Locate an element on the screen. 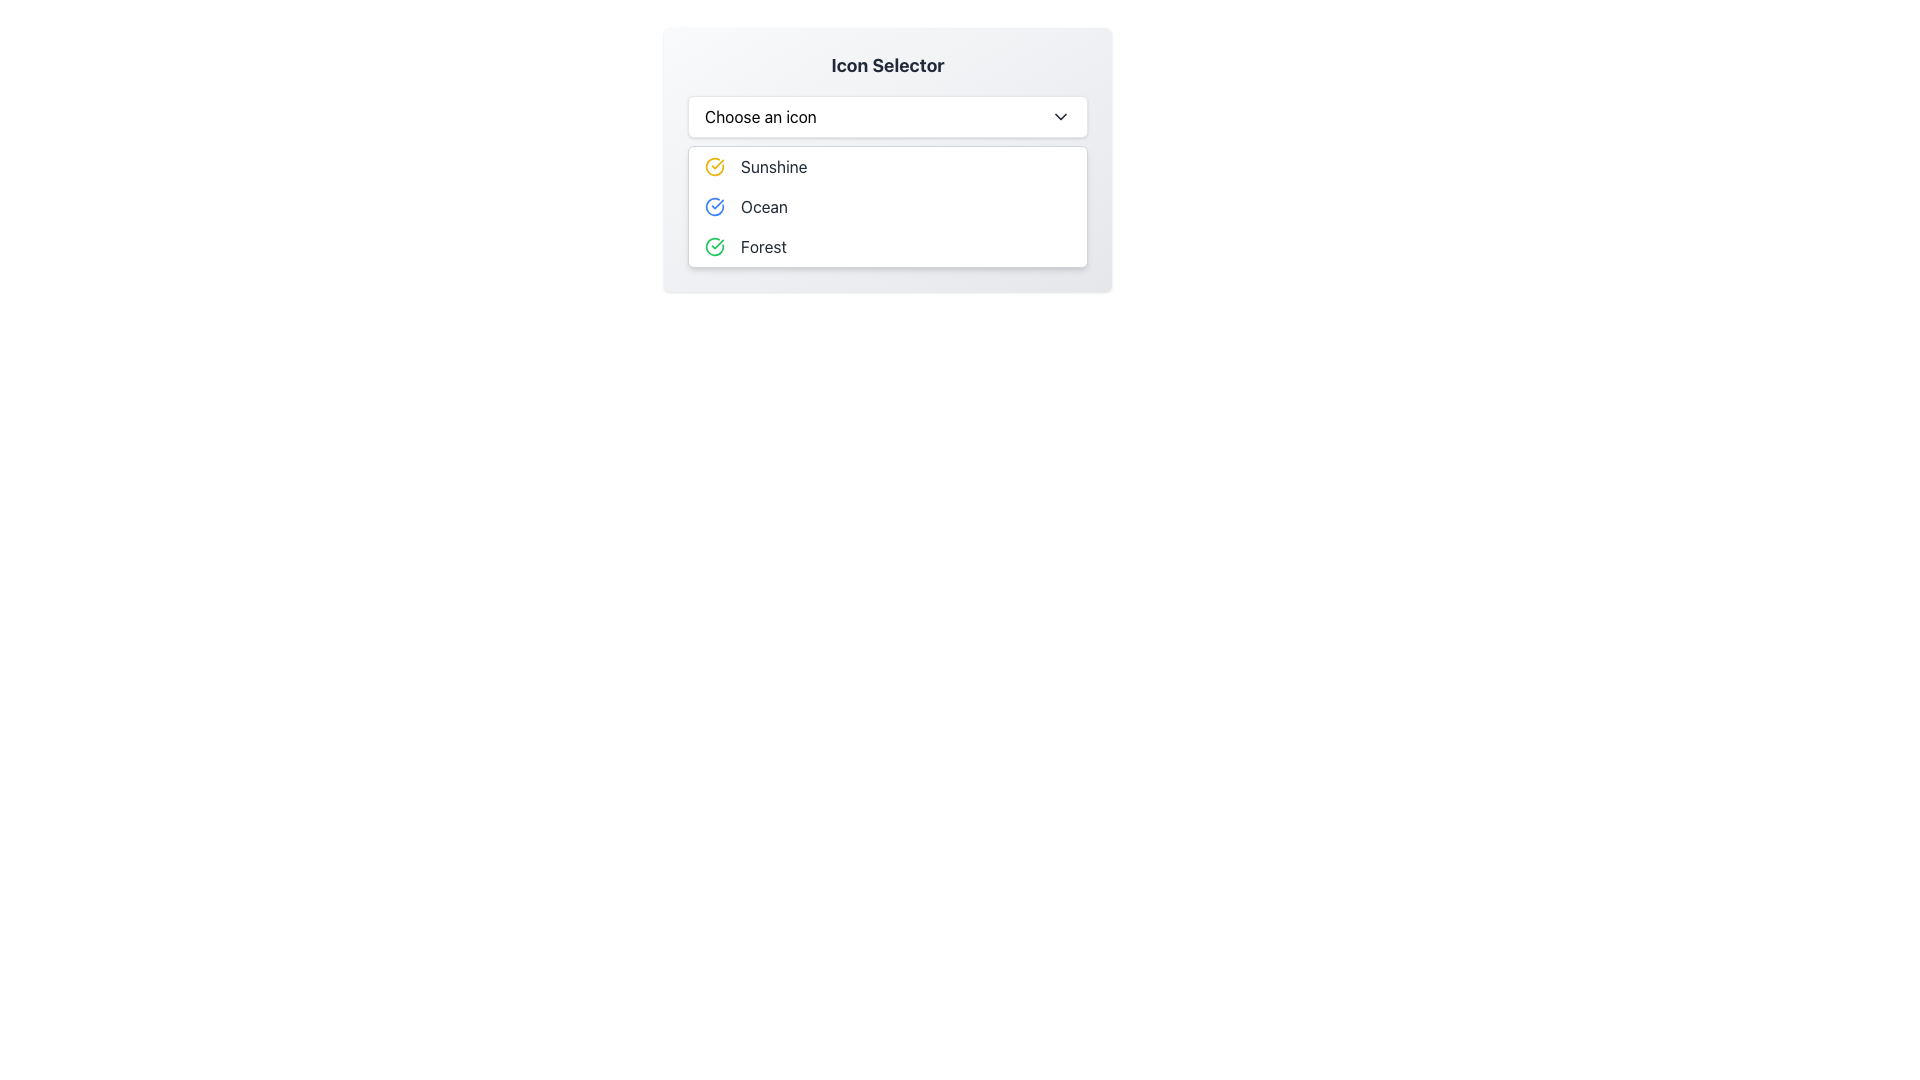 The height and width of the screenshot is (1080, 1920). the list item labeled 'Ocean' is located at coordinates (887, 207).